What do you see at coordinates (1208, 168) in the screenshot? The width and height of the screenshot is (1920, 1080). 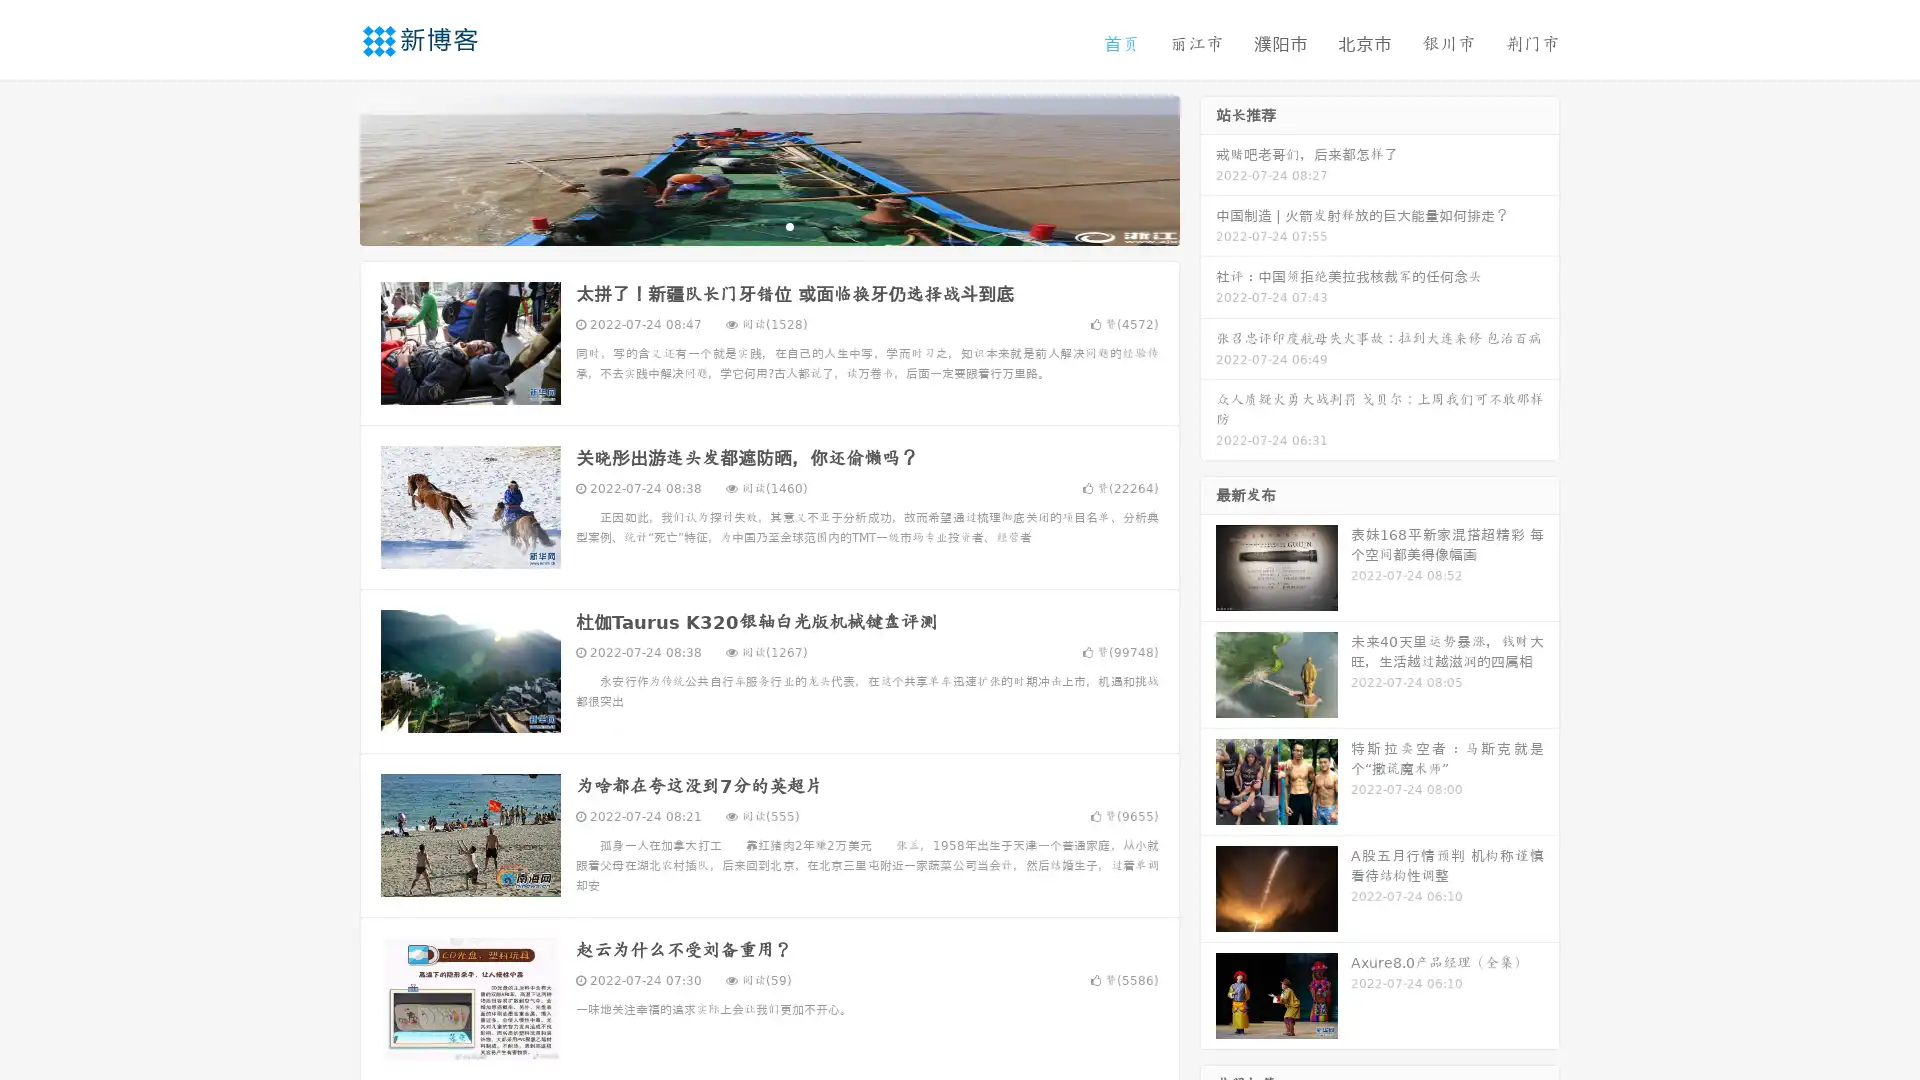 I see `Next slide` at bounding box center [1208, 168].